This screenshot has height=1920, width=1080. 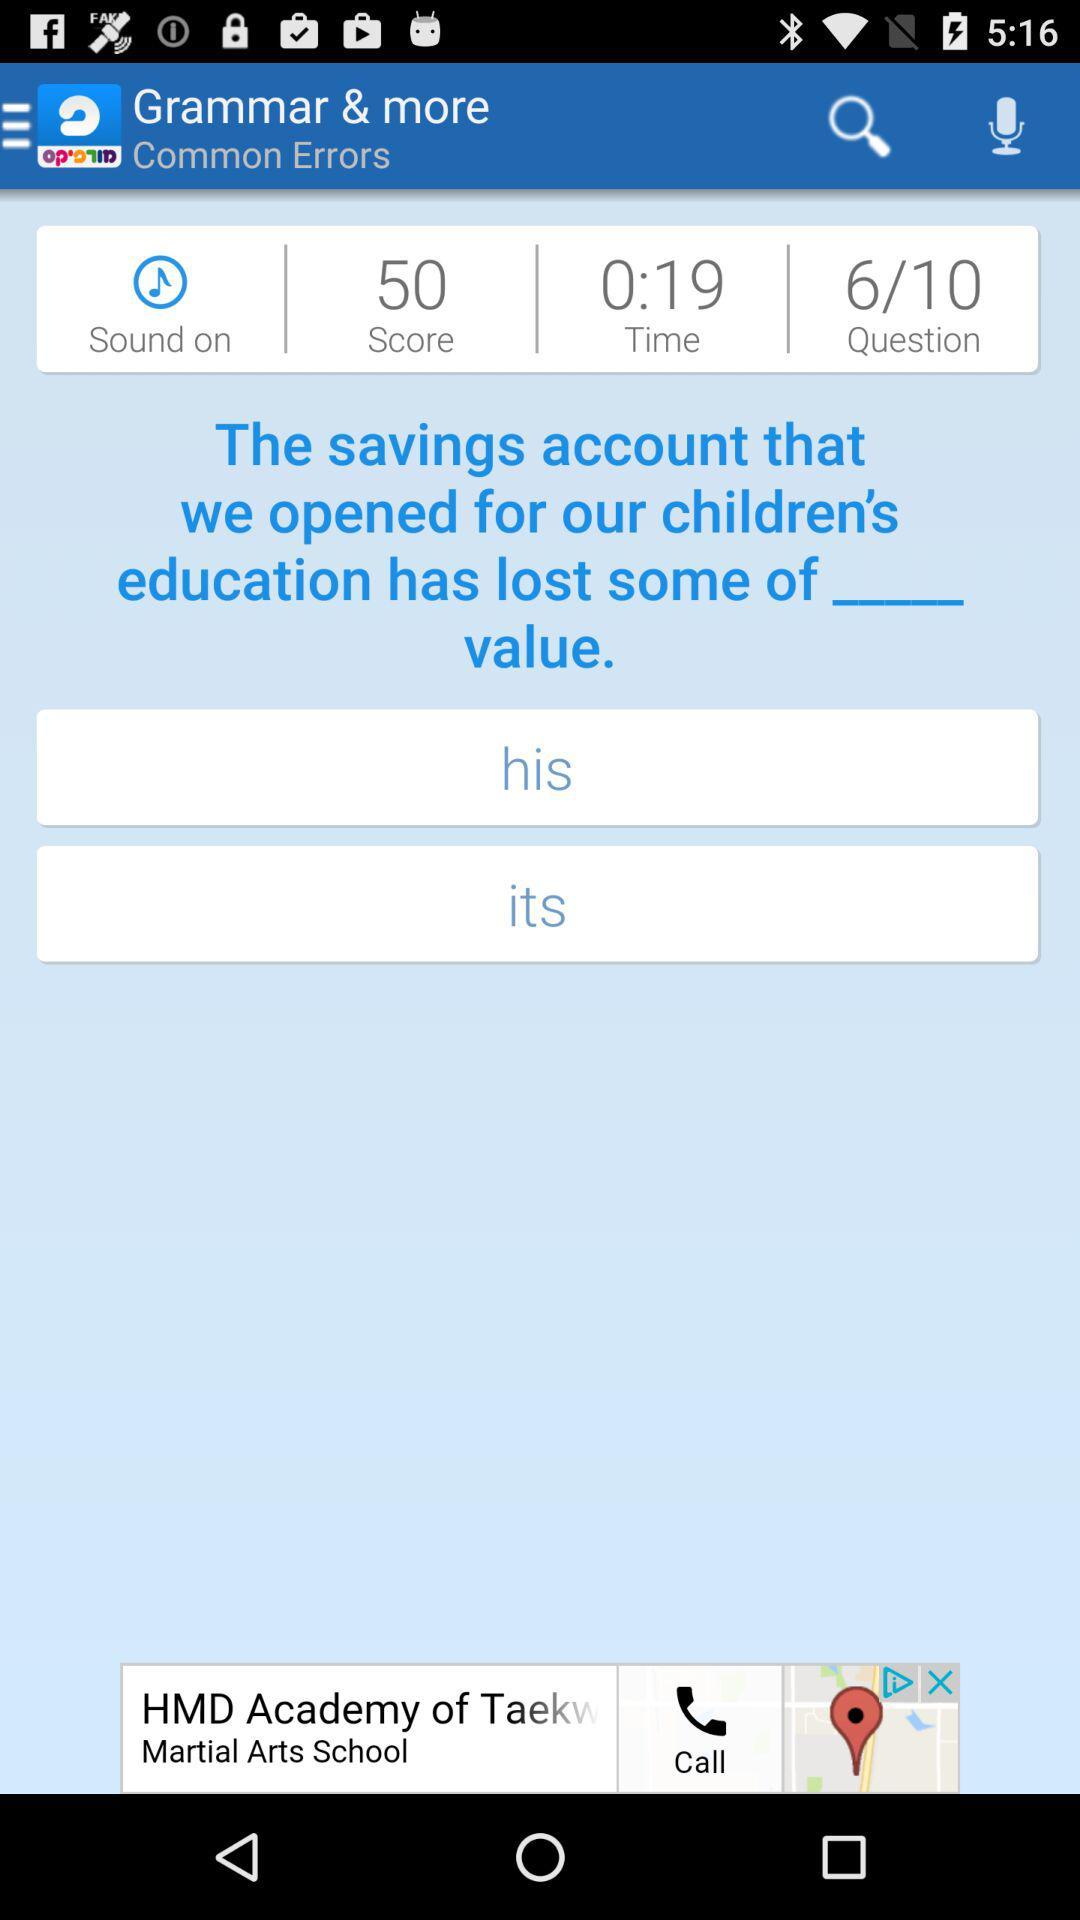 What do you see at coordinates (540, 1727) in the screenshot?
I see `visit advertisement` at bounding box center [540, 1727].